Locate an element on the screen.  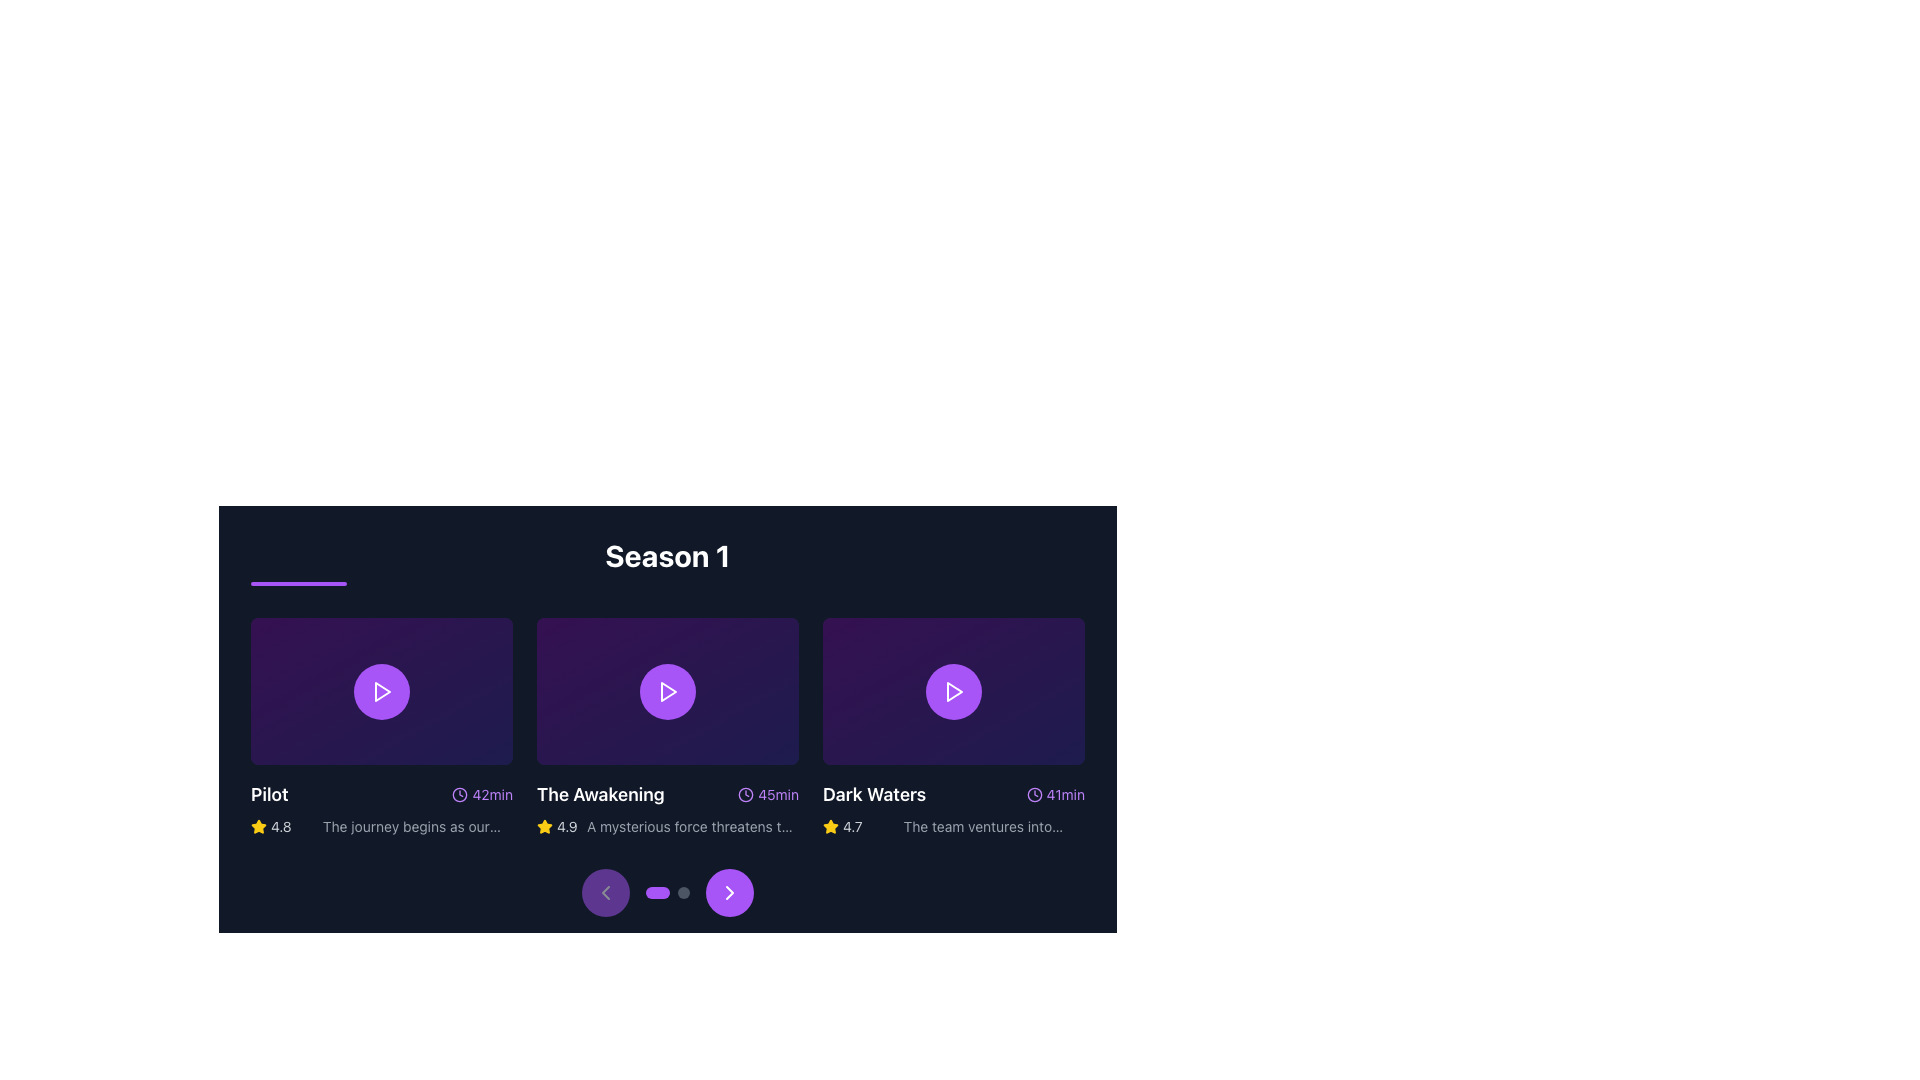
the yellow star icon representing a rating or favorite, located below the title 'The Awakening' in the second column of a list of cards is located at coordinates (830, 827).